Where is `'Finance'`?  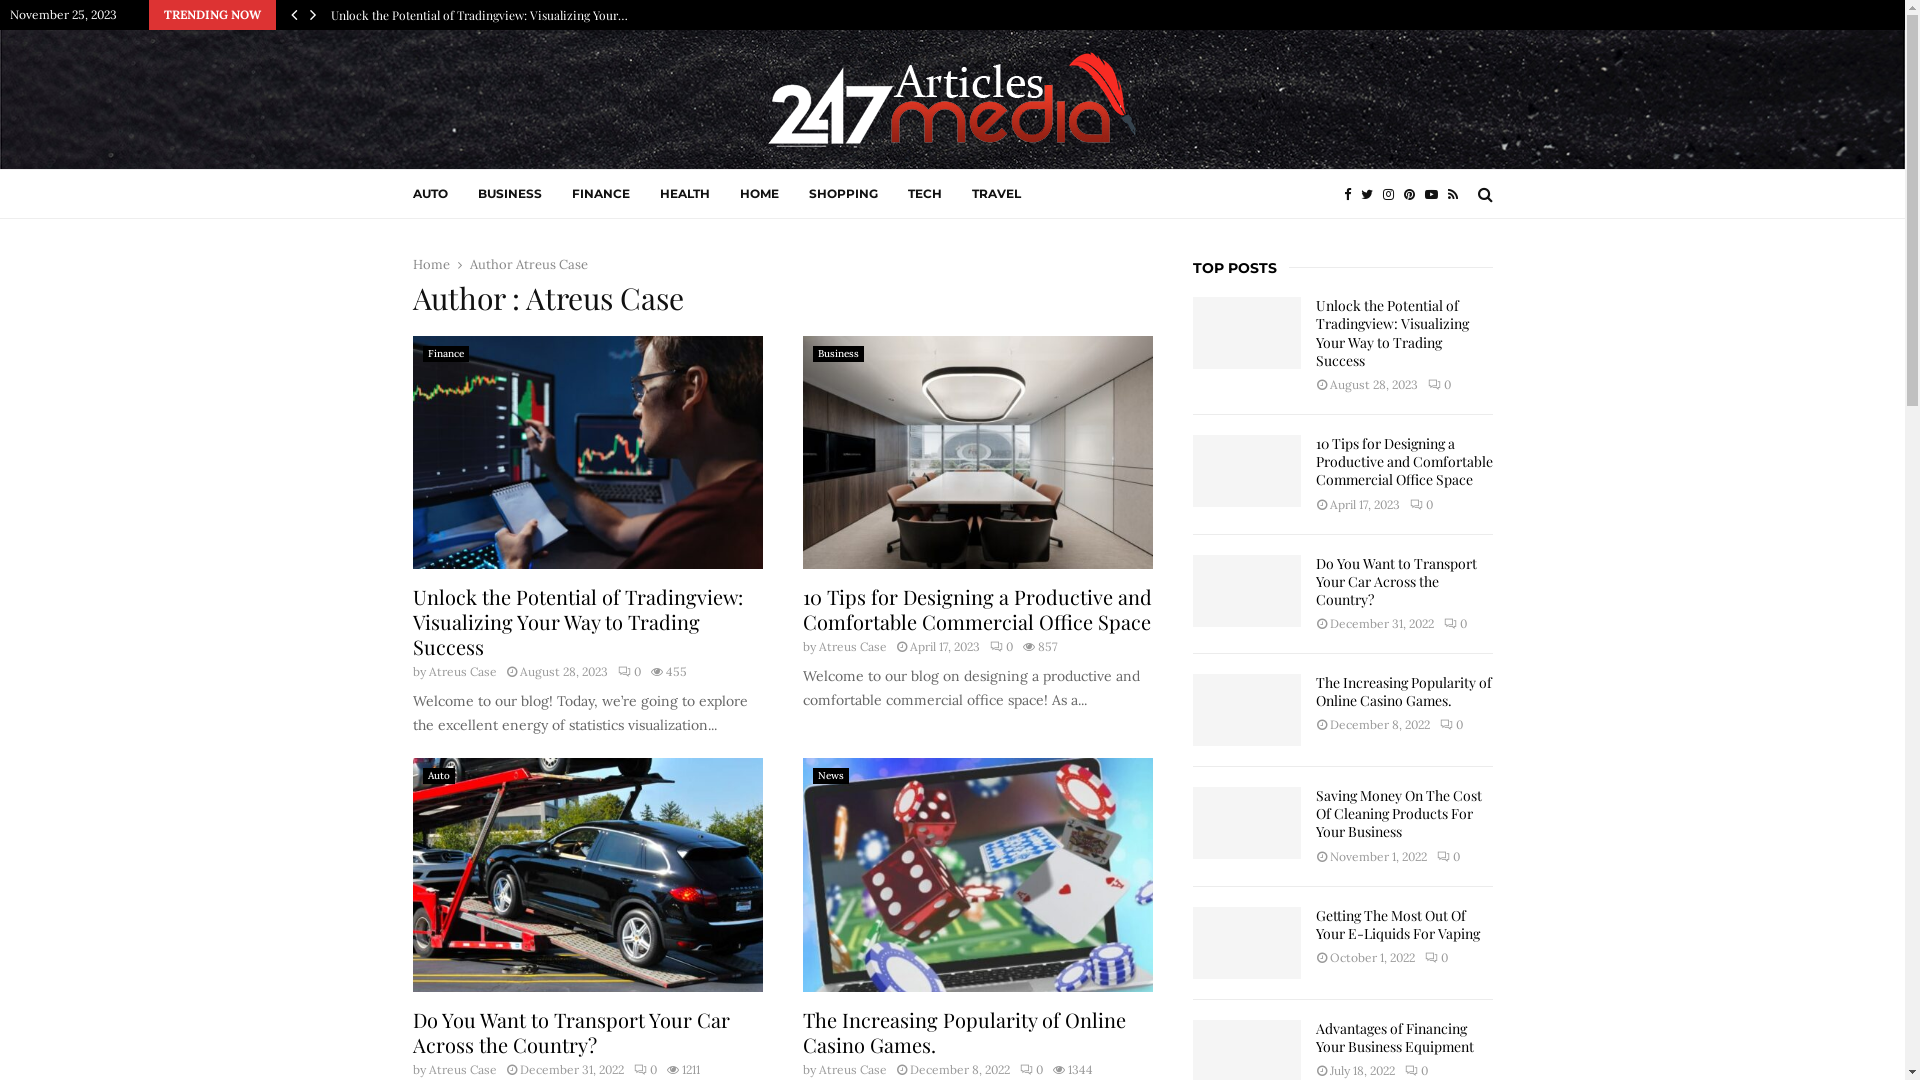
'Finance' is located at coordinates (444, 353).